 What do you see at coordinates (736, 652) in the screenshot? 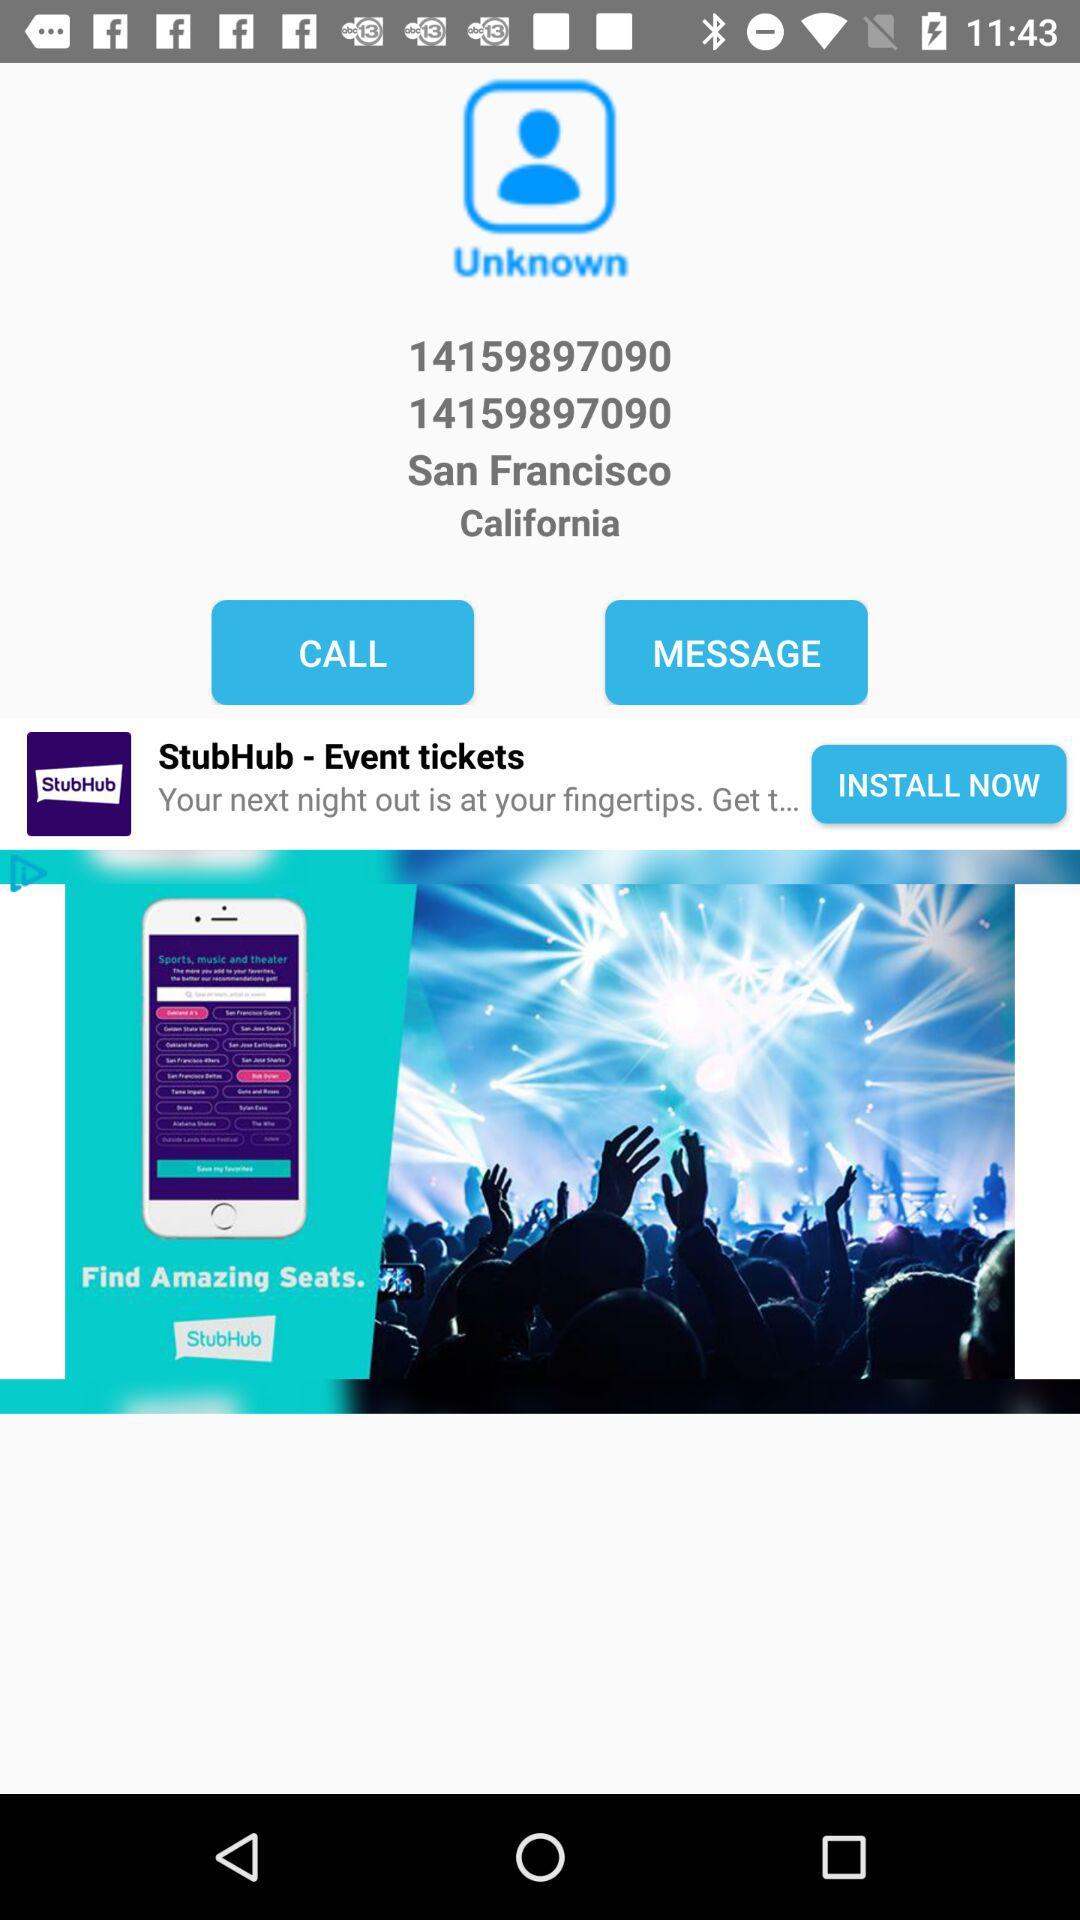
I see `the icon above the stubhub - event tickets item` at bounding box center [736, 652].